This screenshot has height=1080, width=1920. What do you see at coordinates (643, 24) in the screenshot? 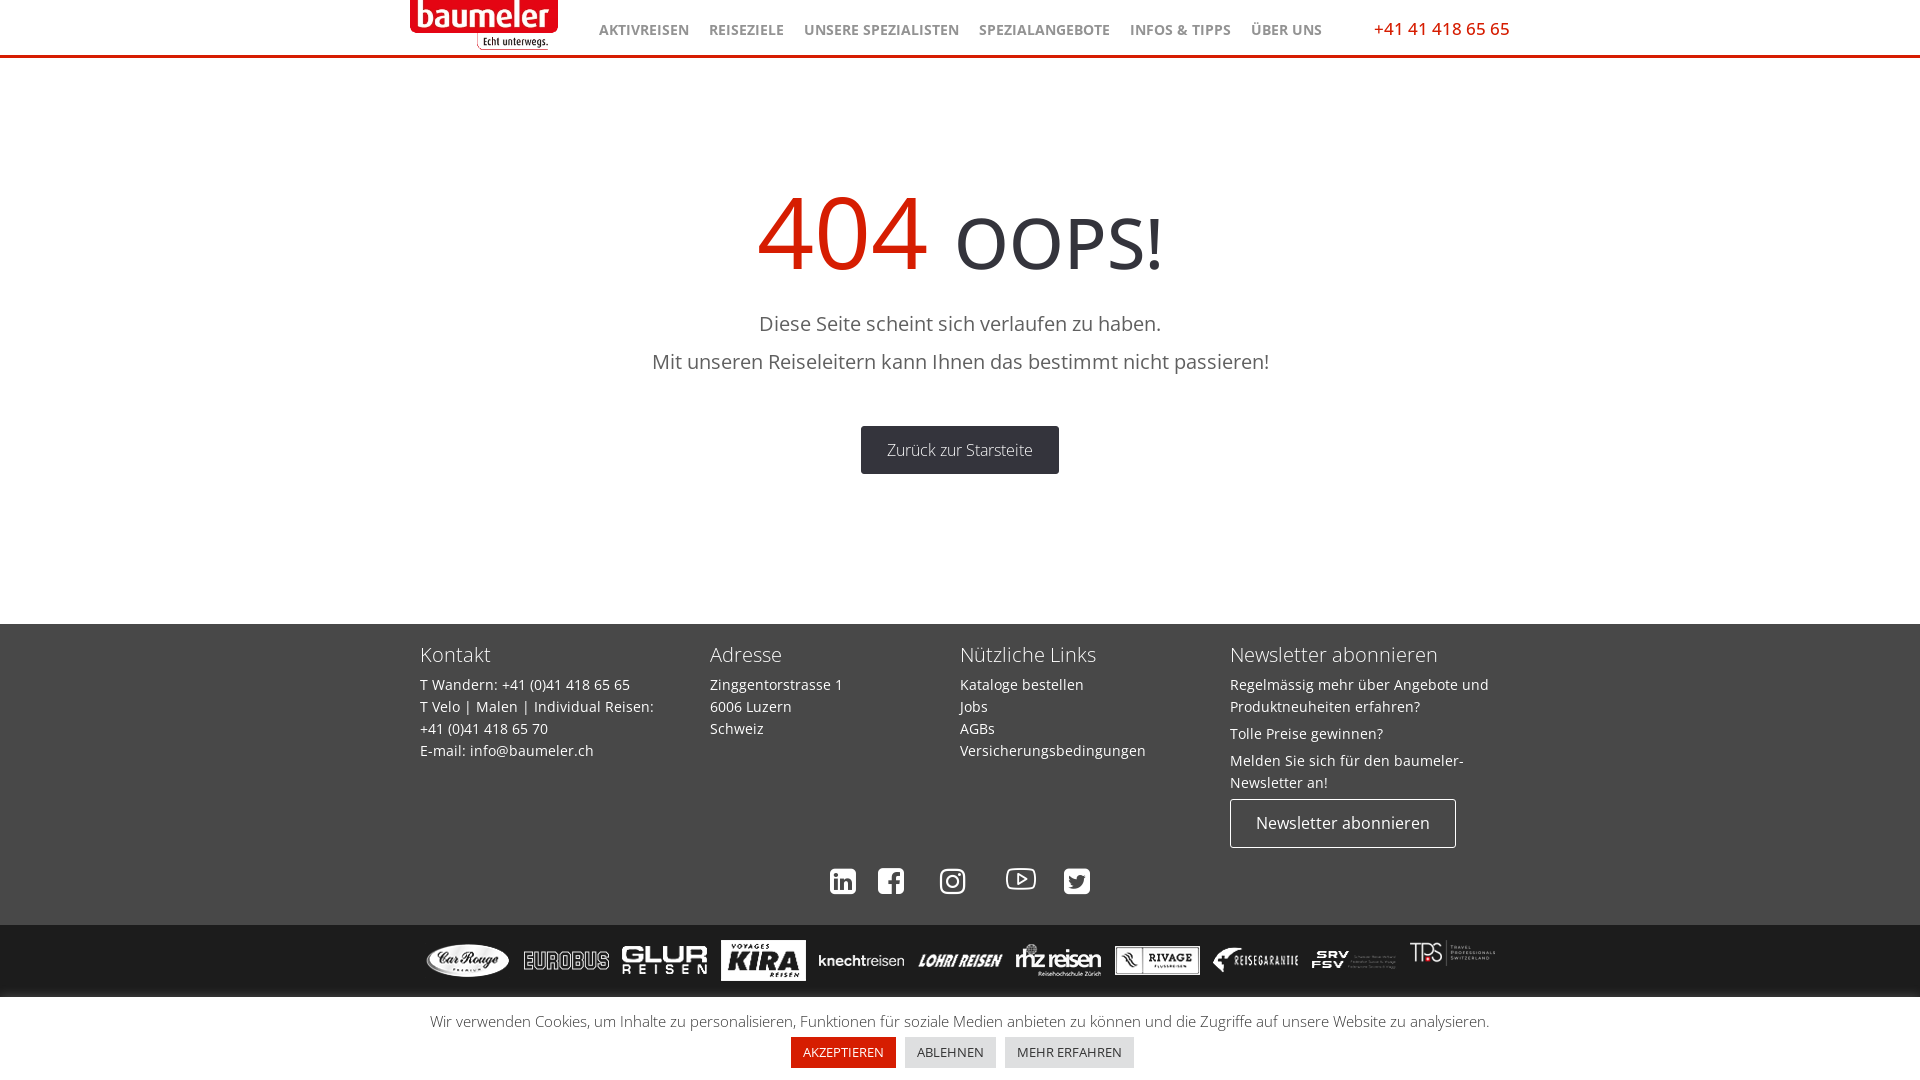
I see `'AKTIVREISEN'` at bounding box center [643, 24].